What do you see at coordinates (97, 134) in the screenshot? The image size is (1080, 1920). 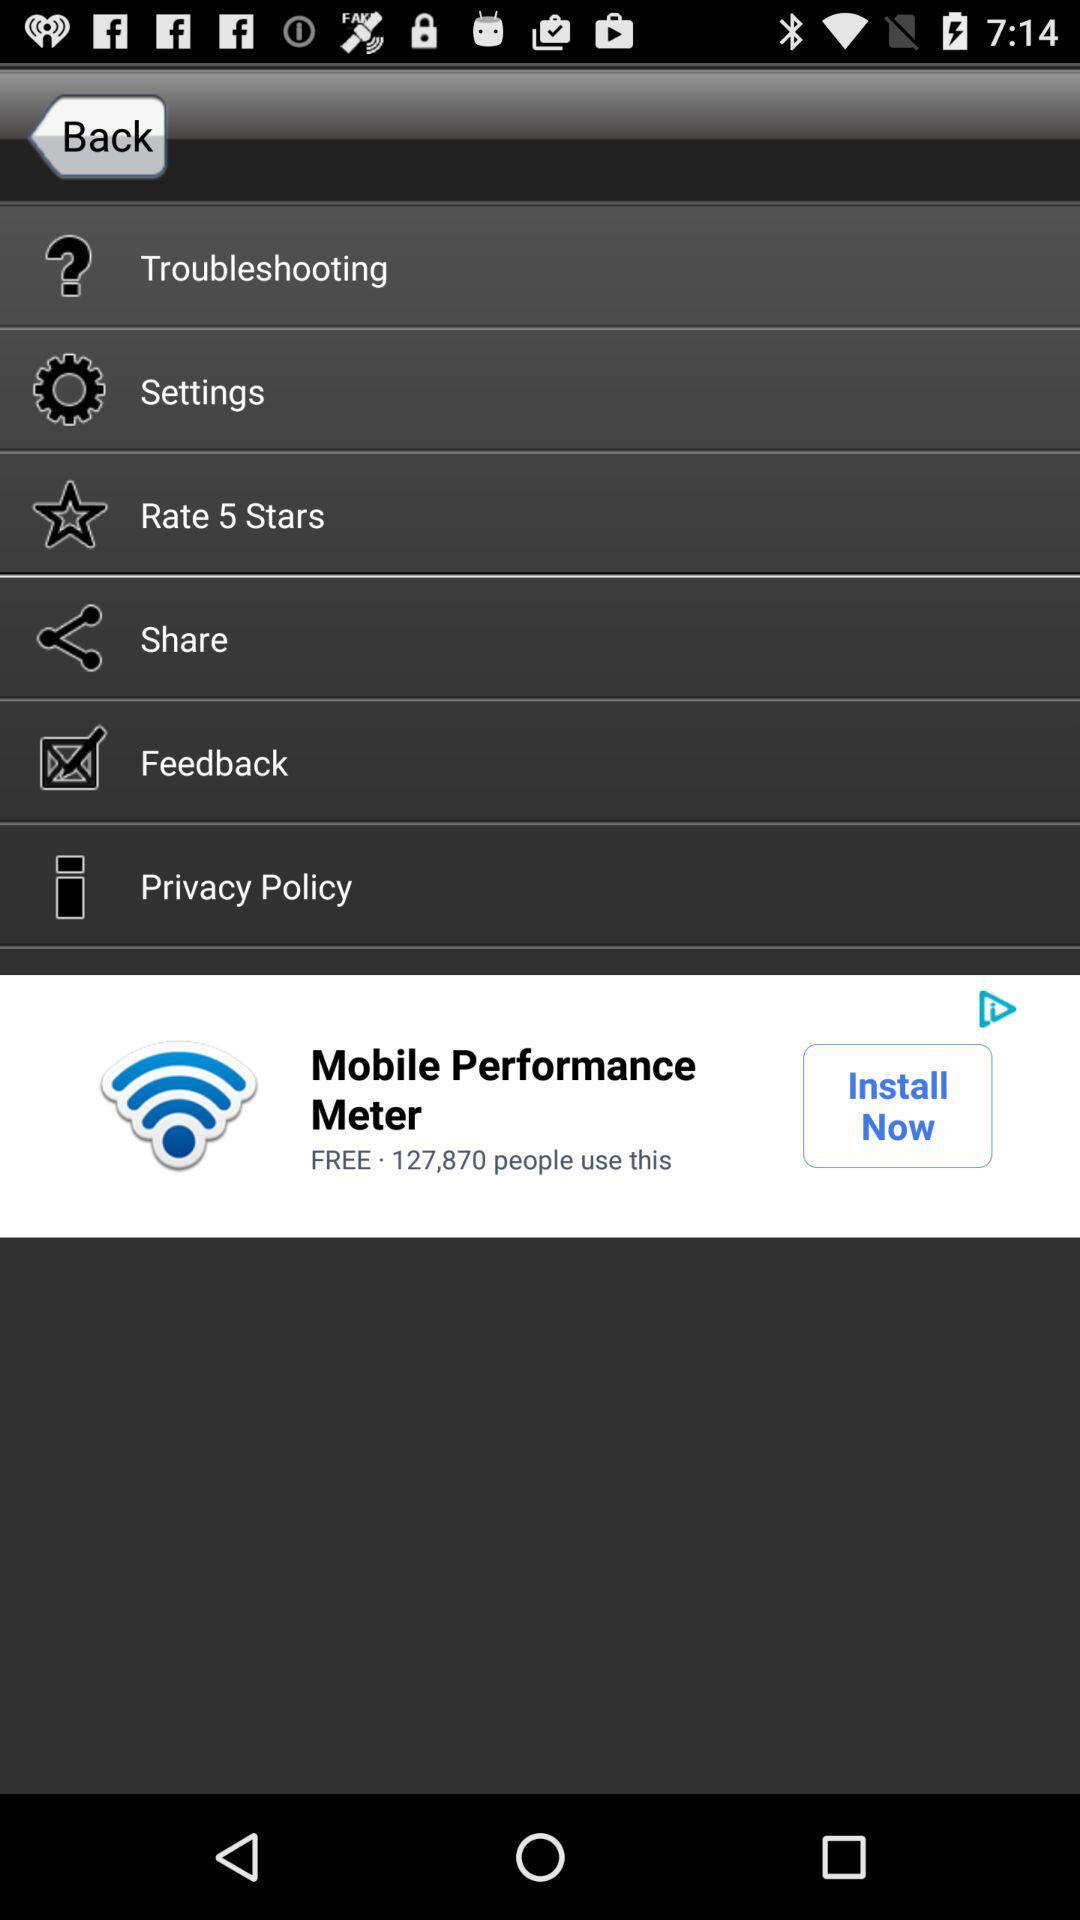 I see `back` at bounding box center [97, 134].